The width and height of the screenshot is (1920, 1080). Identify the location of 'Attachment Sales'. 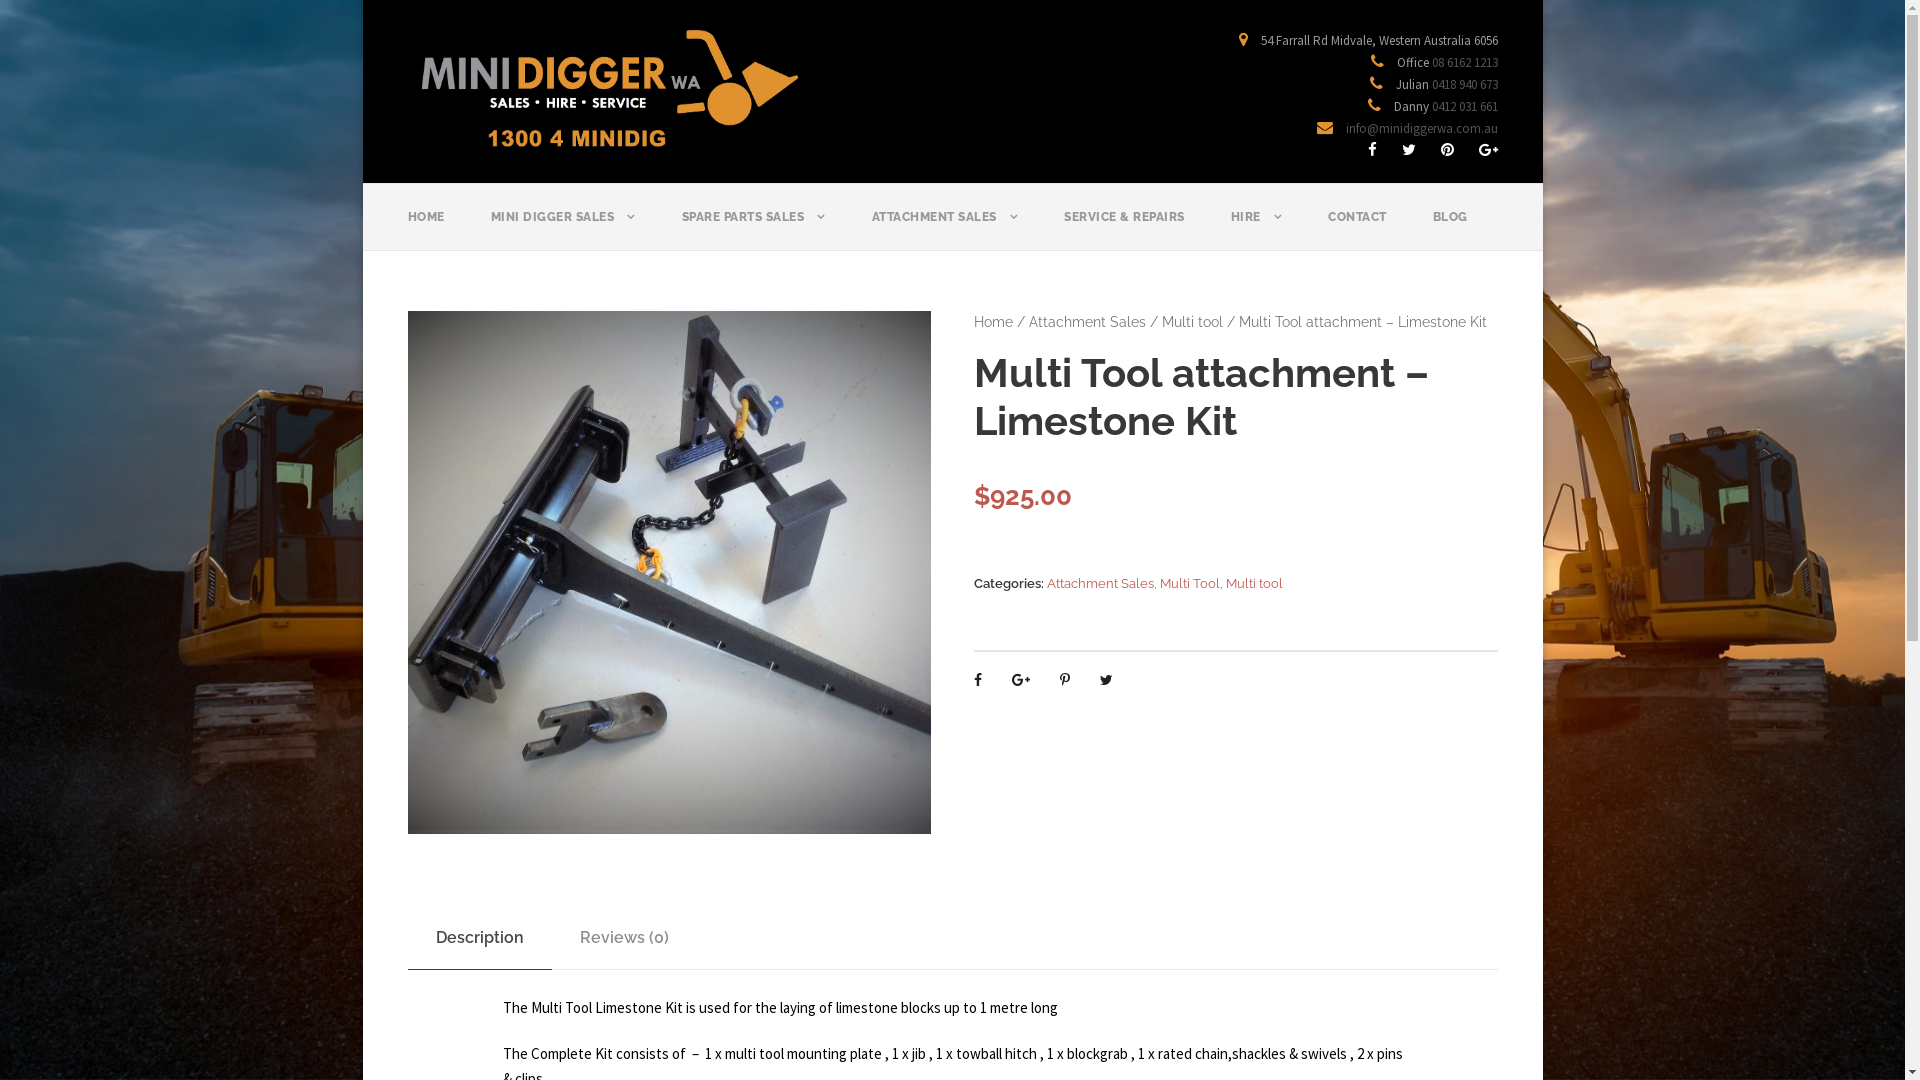
(1099, 583).